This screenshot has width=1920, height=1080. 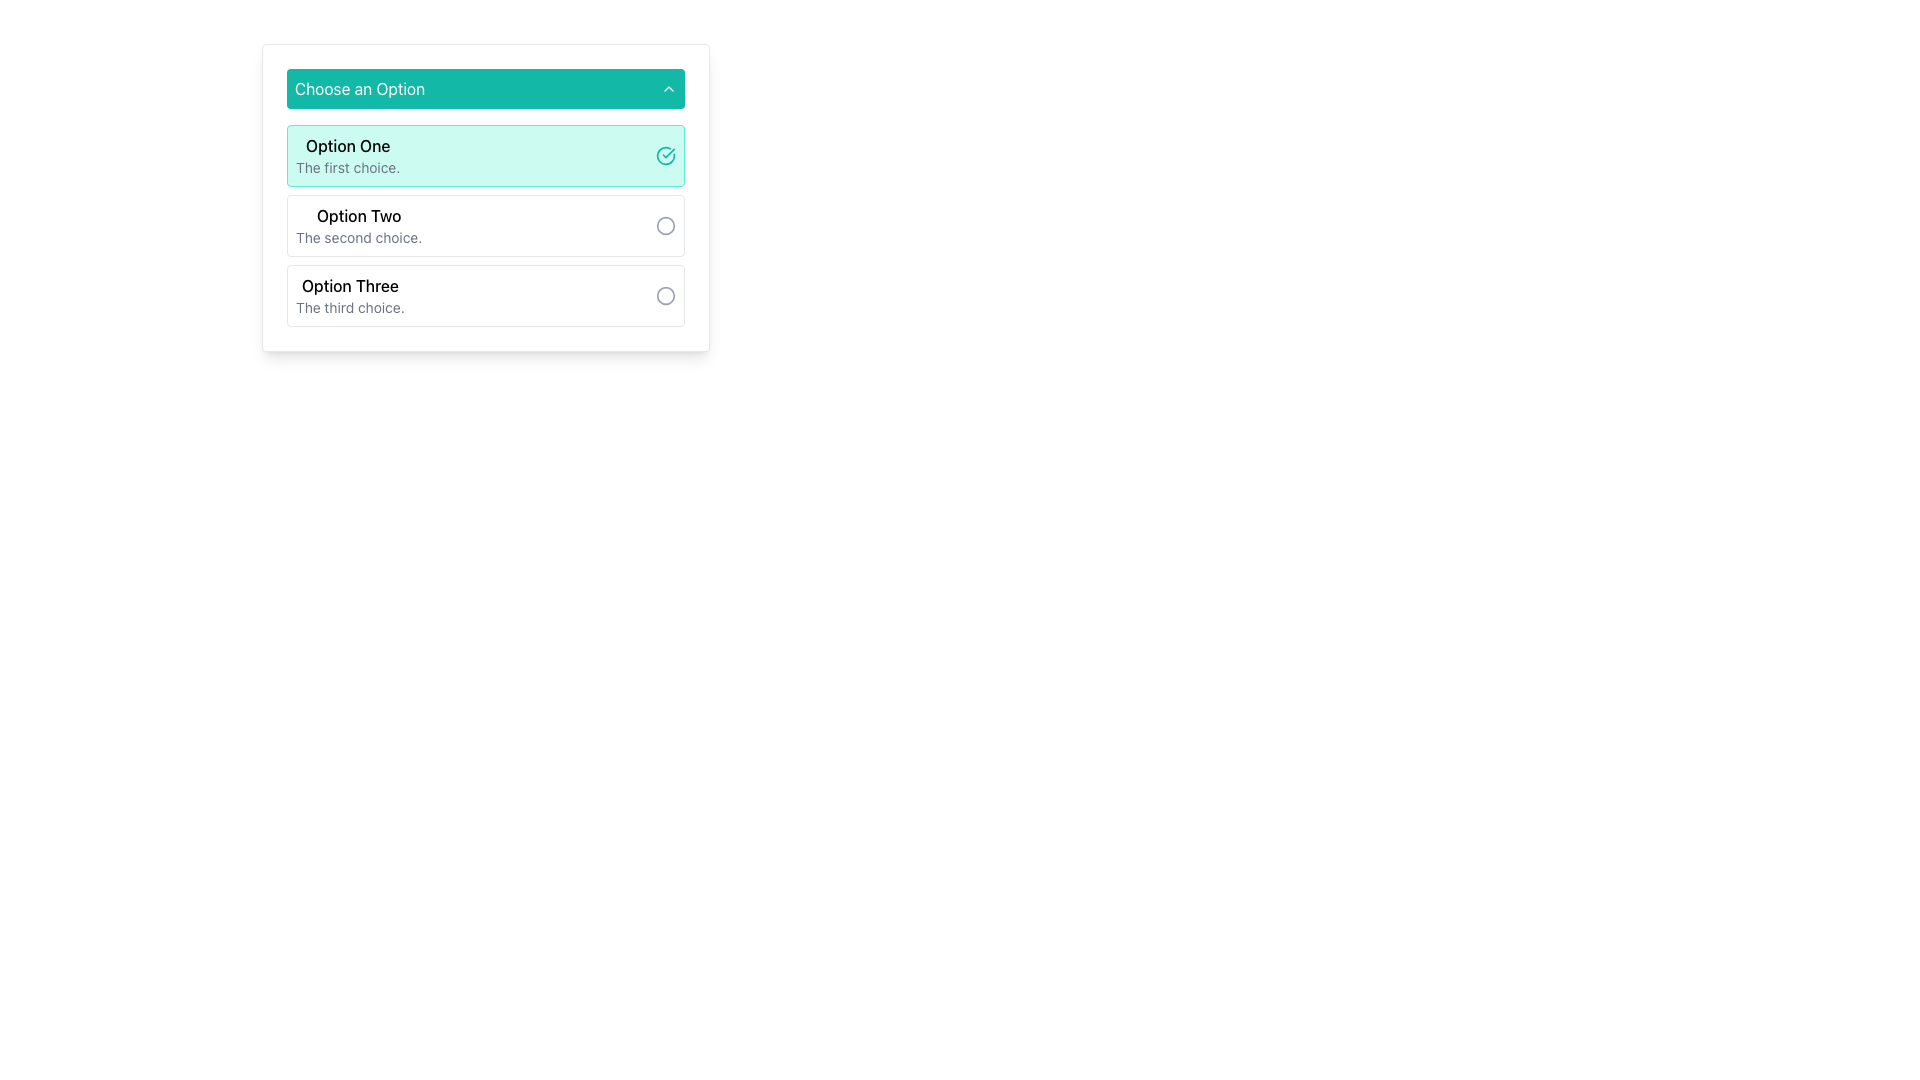 What do you see at coordinates (350, 285) in the screenshot?
I see `the text label reading 'Option Three', which is displayed in bold font and is part of a selection box located below 'Option Two' and above 'The third choice'` at bounding box center [350, 285].